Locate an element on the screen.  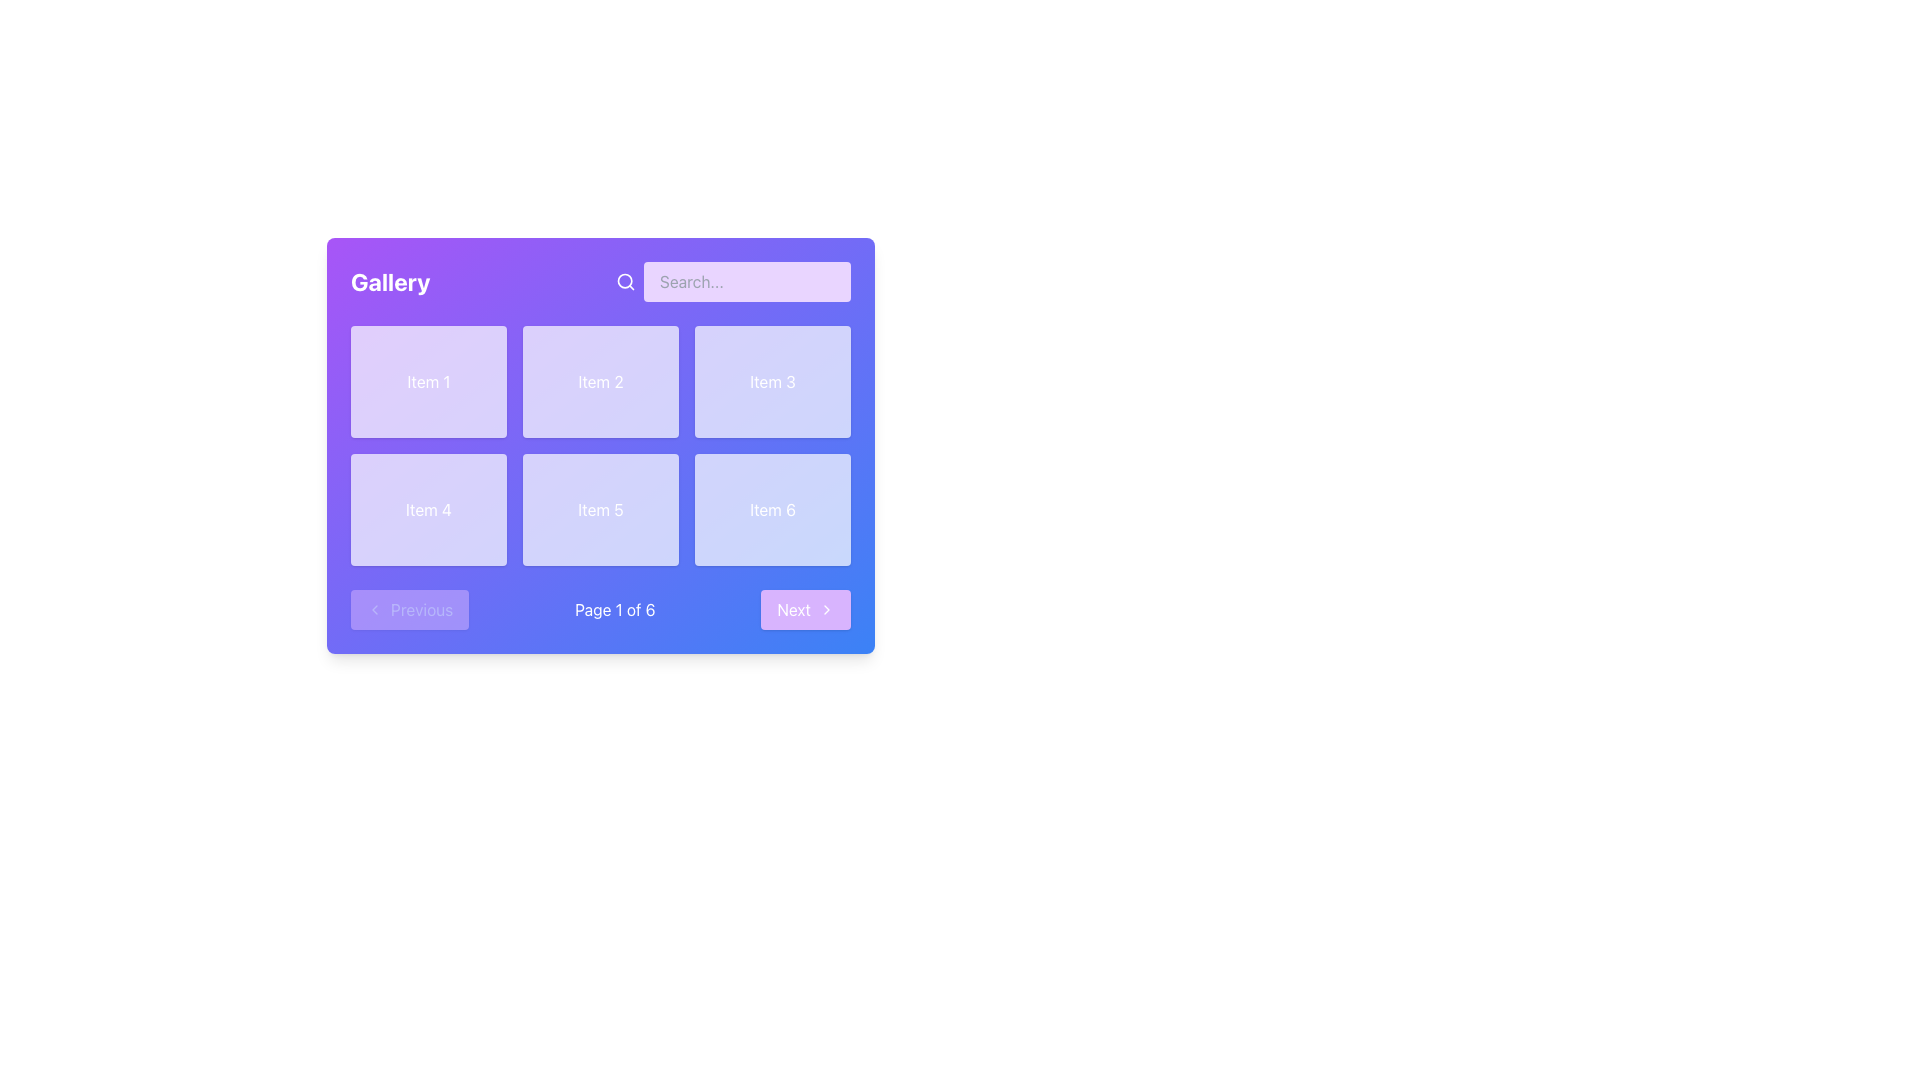
the 'Next' button located at the bottom-right corner of the pagination controls is located at coordinates (806, 608).